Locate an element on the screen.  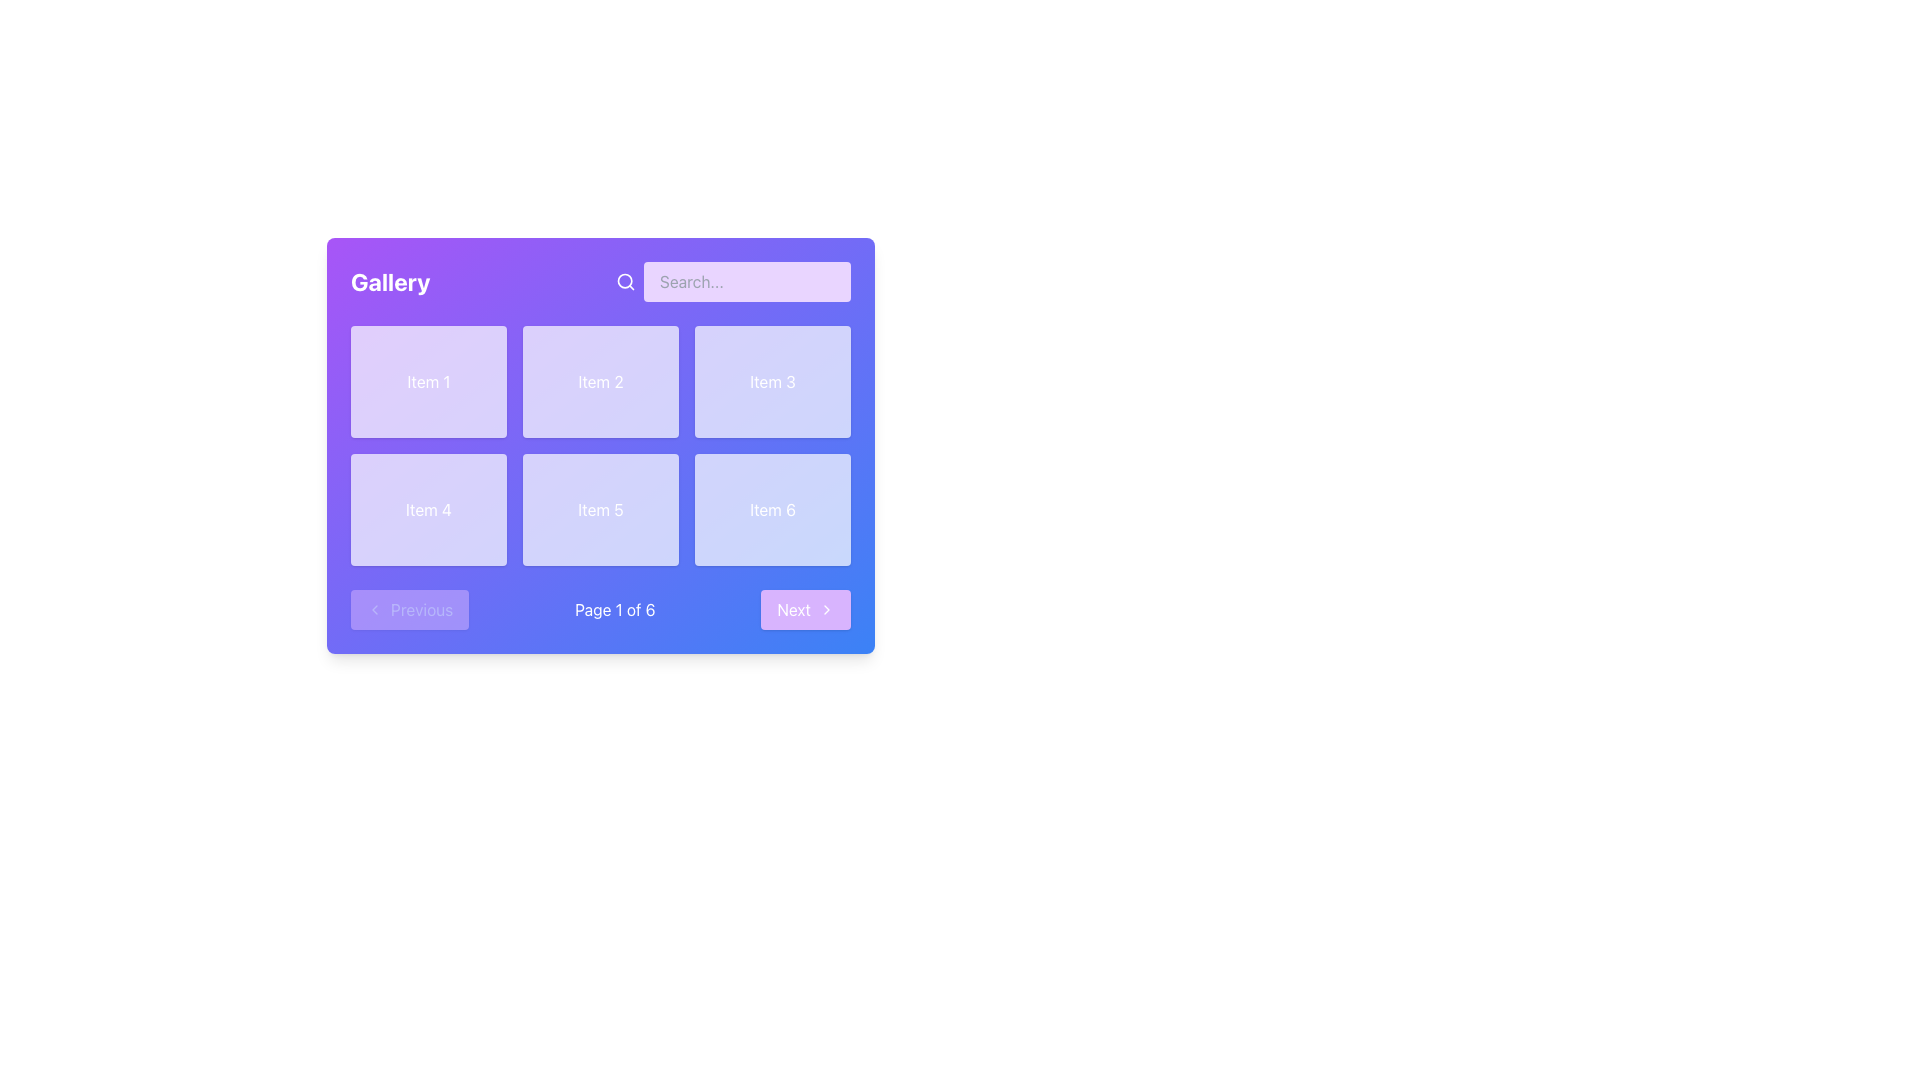
the 'Next' button located at the bottom-right corner of the pagination controls is located at coordinates (806, 608).